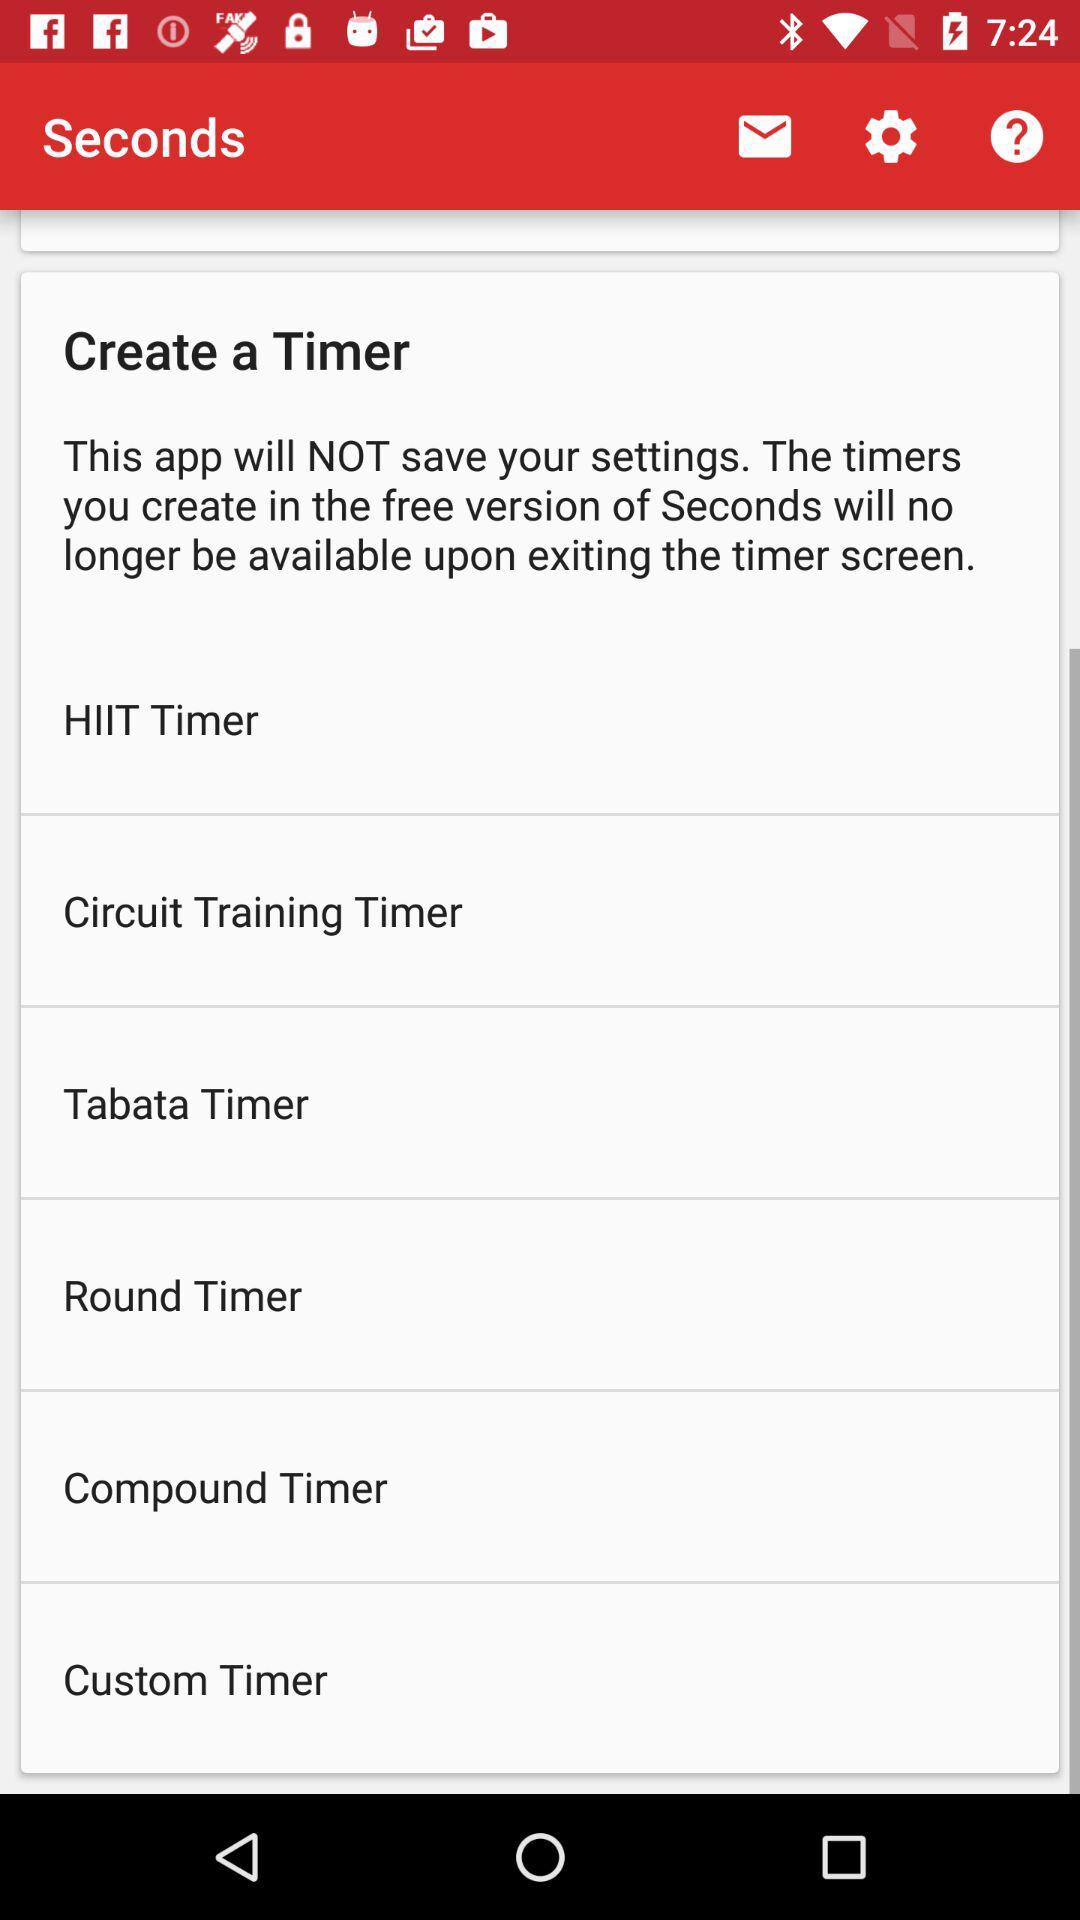  I want to click on circuit training timer, so click(540, 909).